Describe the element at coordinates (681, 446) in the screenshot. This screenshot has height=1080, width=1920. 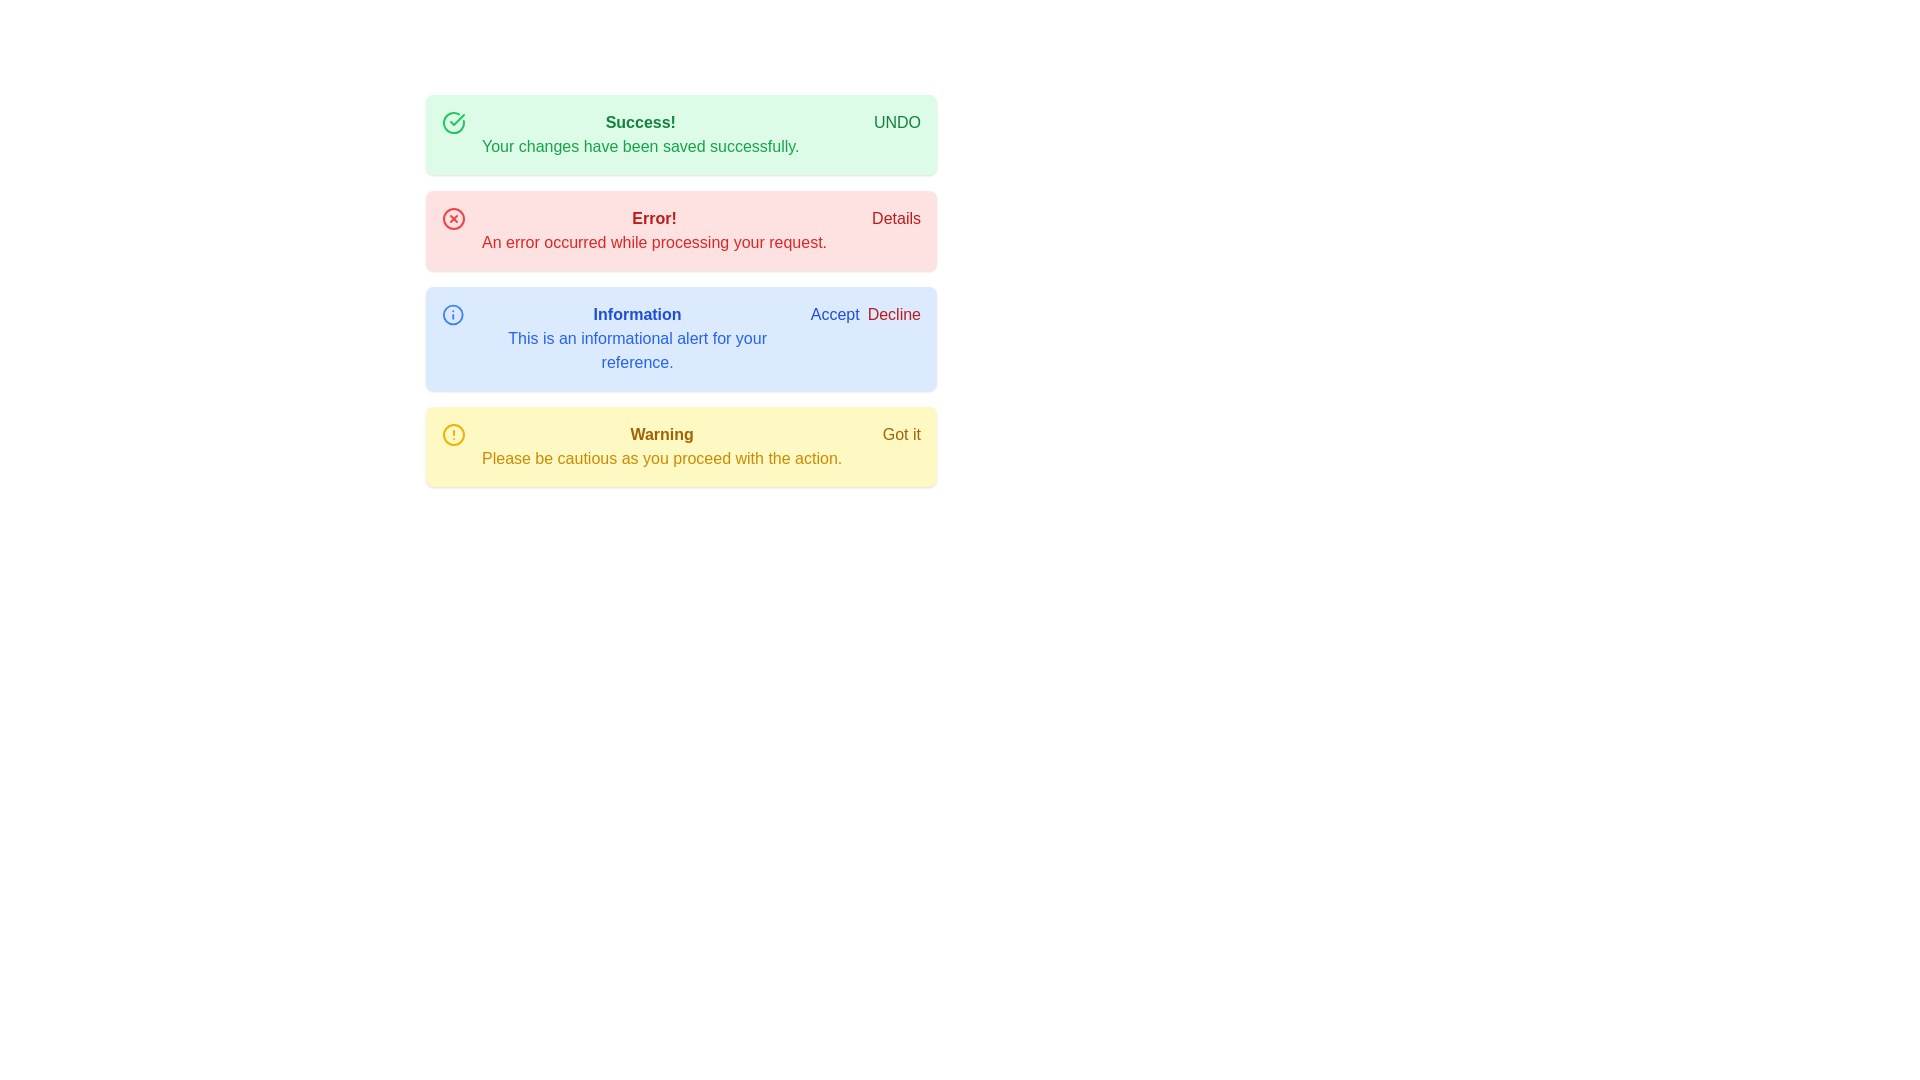
I see `the warning Notification card, which is the last in a vertical stack of alert elements` at that location.